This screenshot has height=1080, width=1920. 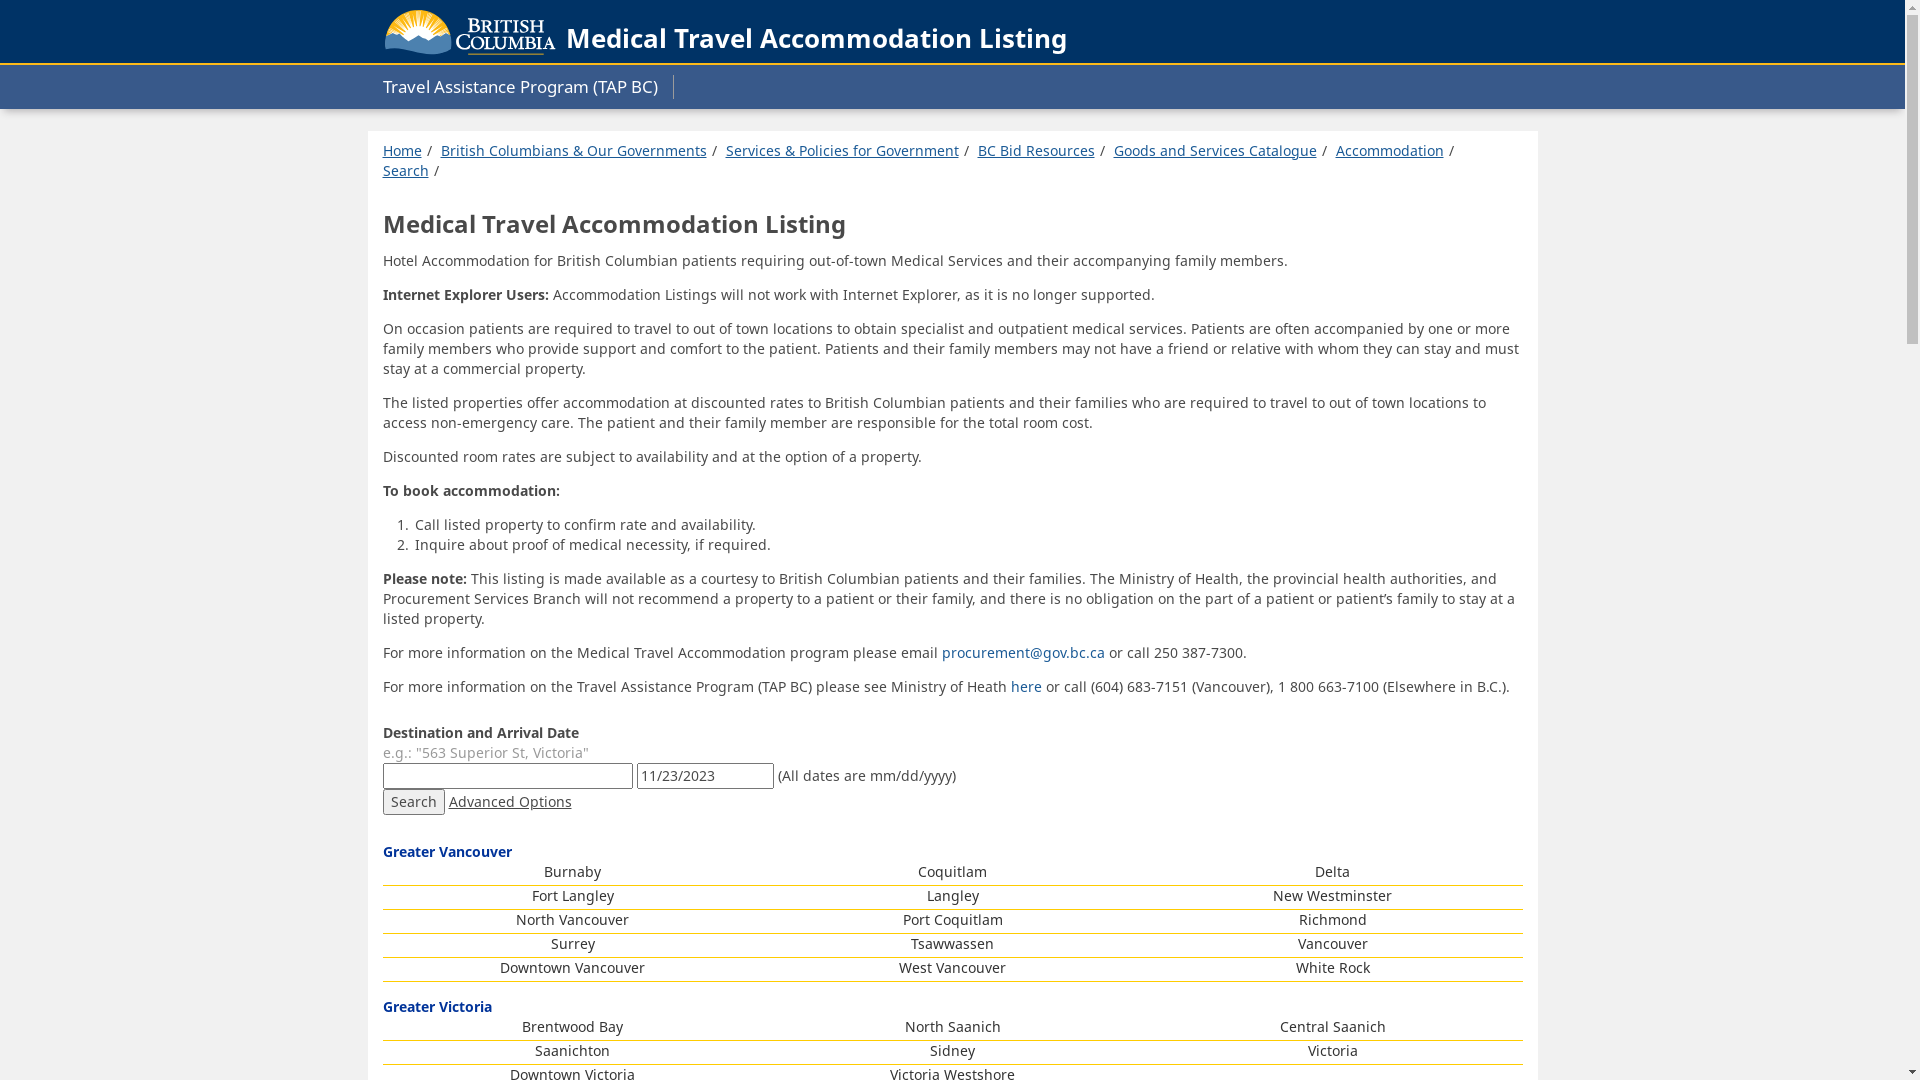 I want to click on 'Saanichton', so click(x=534, y=1049).